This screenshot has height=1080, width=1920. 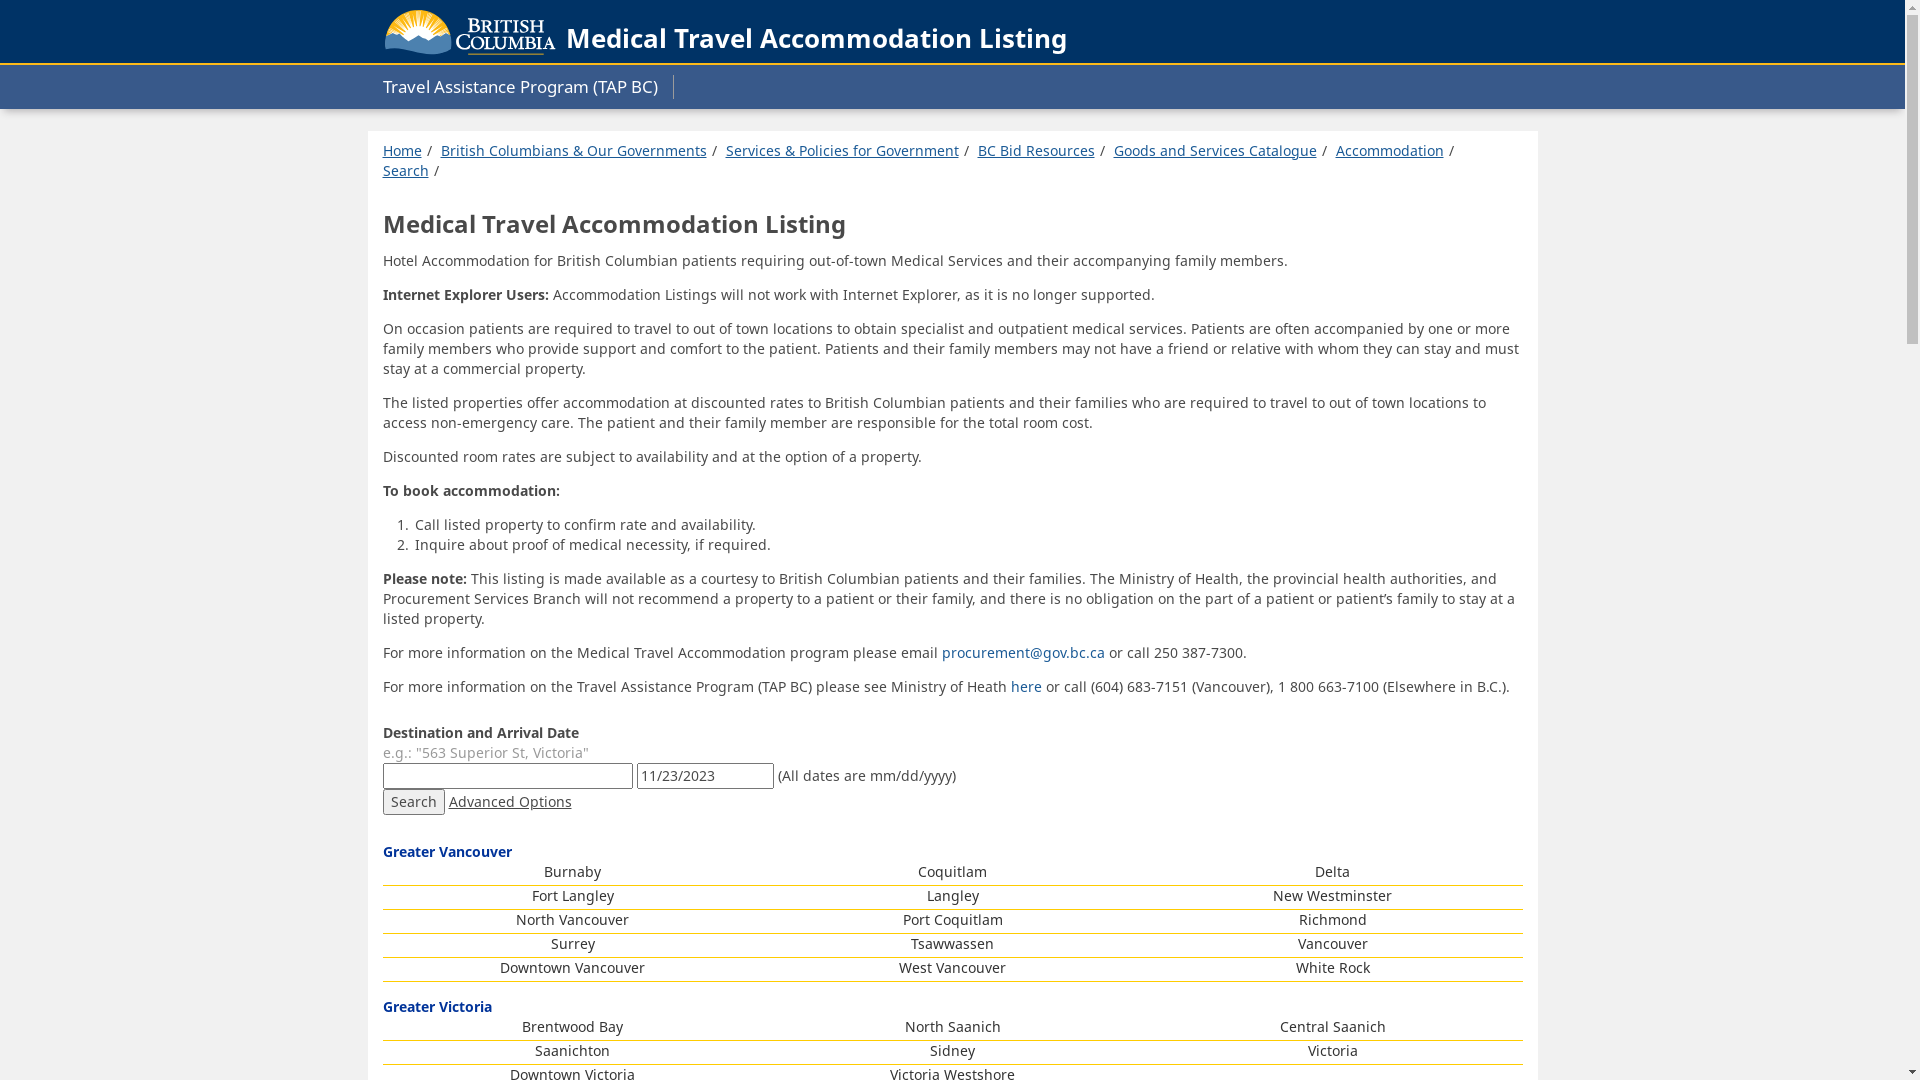 I want to click on 'Saanichton', so click(x=534, y=1049).